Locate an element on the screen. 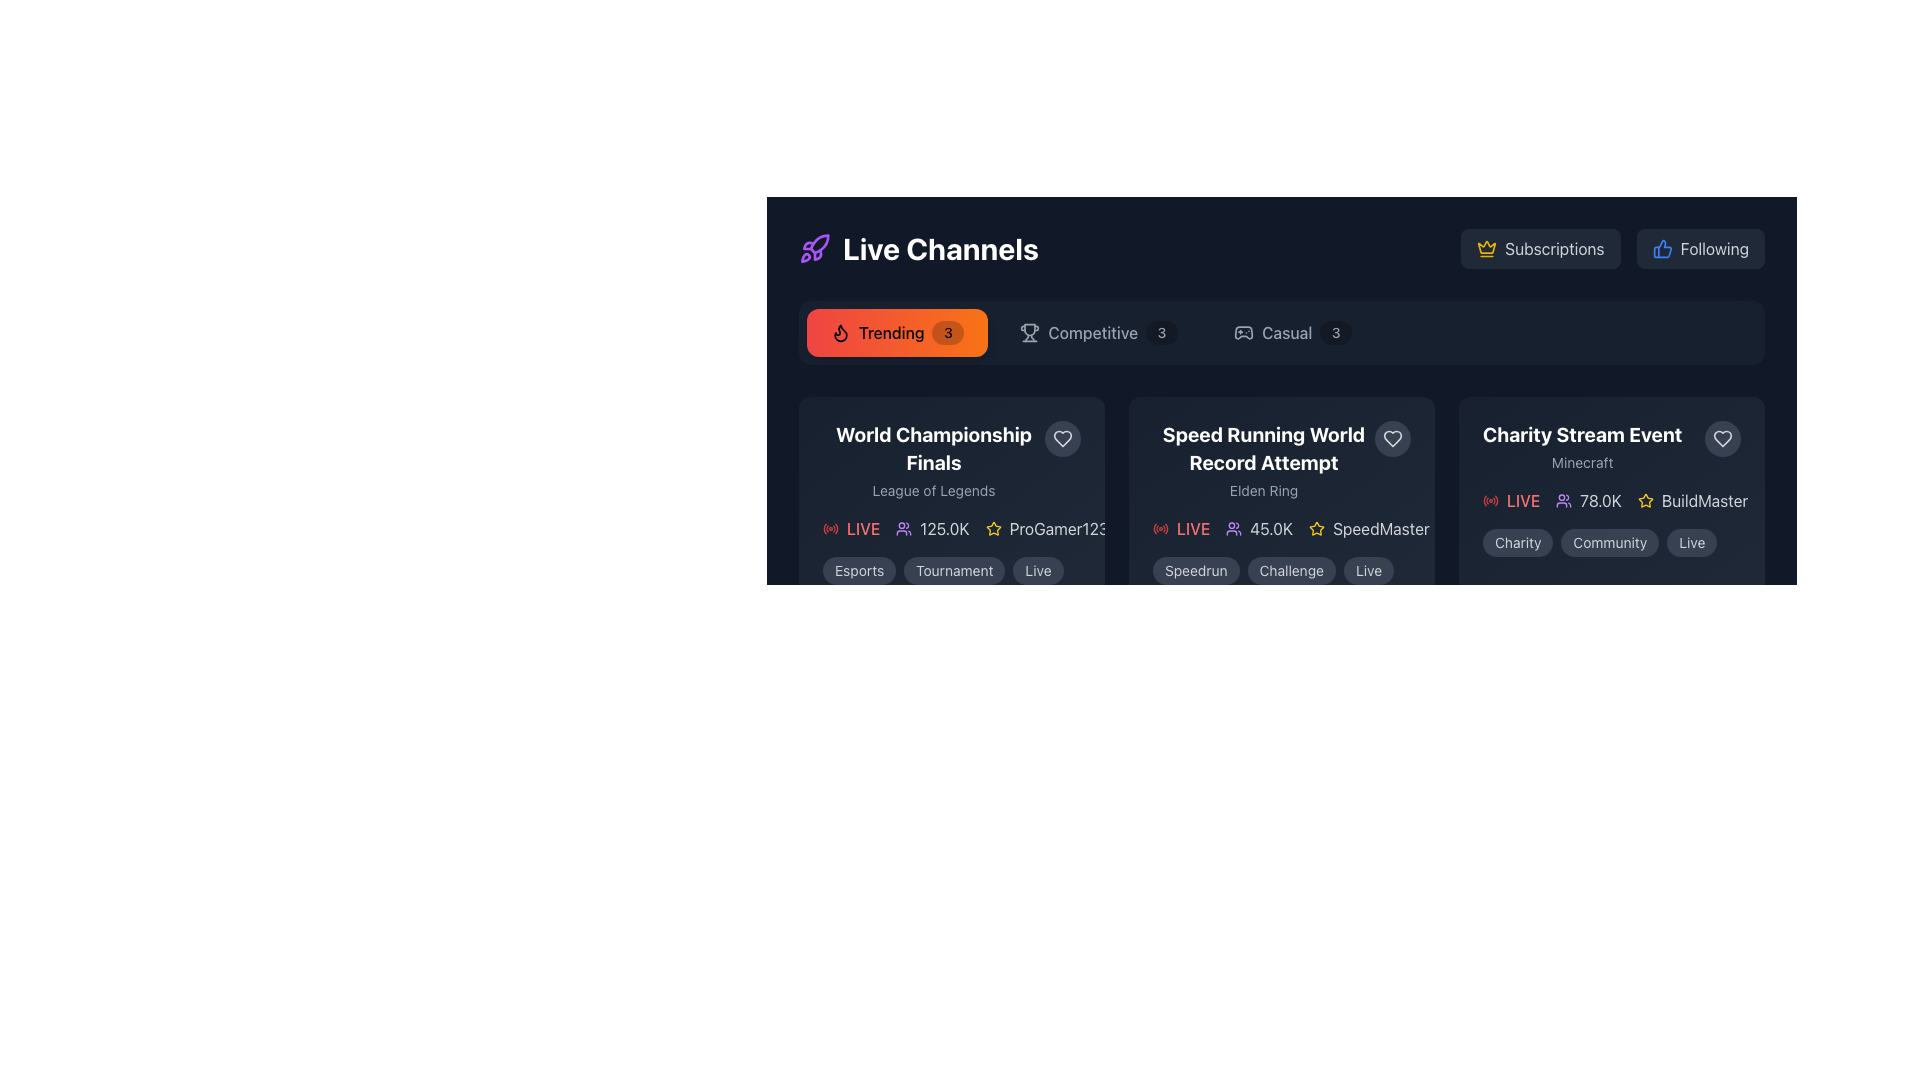  the interactive button located in the upper-right corner of the 'World Championship Finals' card is located at coordinates (1061, 438).